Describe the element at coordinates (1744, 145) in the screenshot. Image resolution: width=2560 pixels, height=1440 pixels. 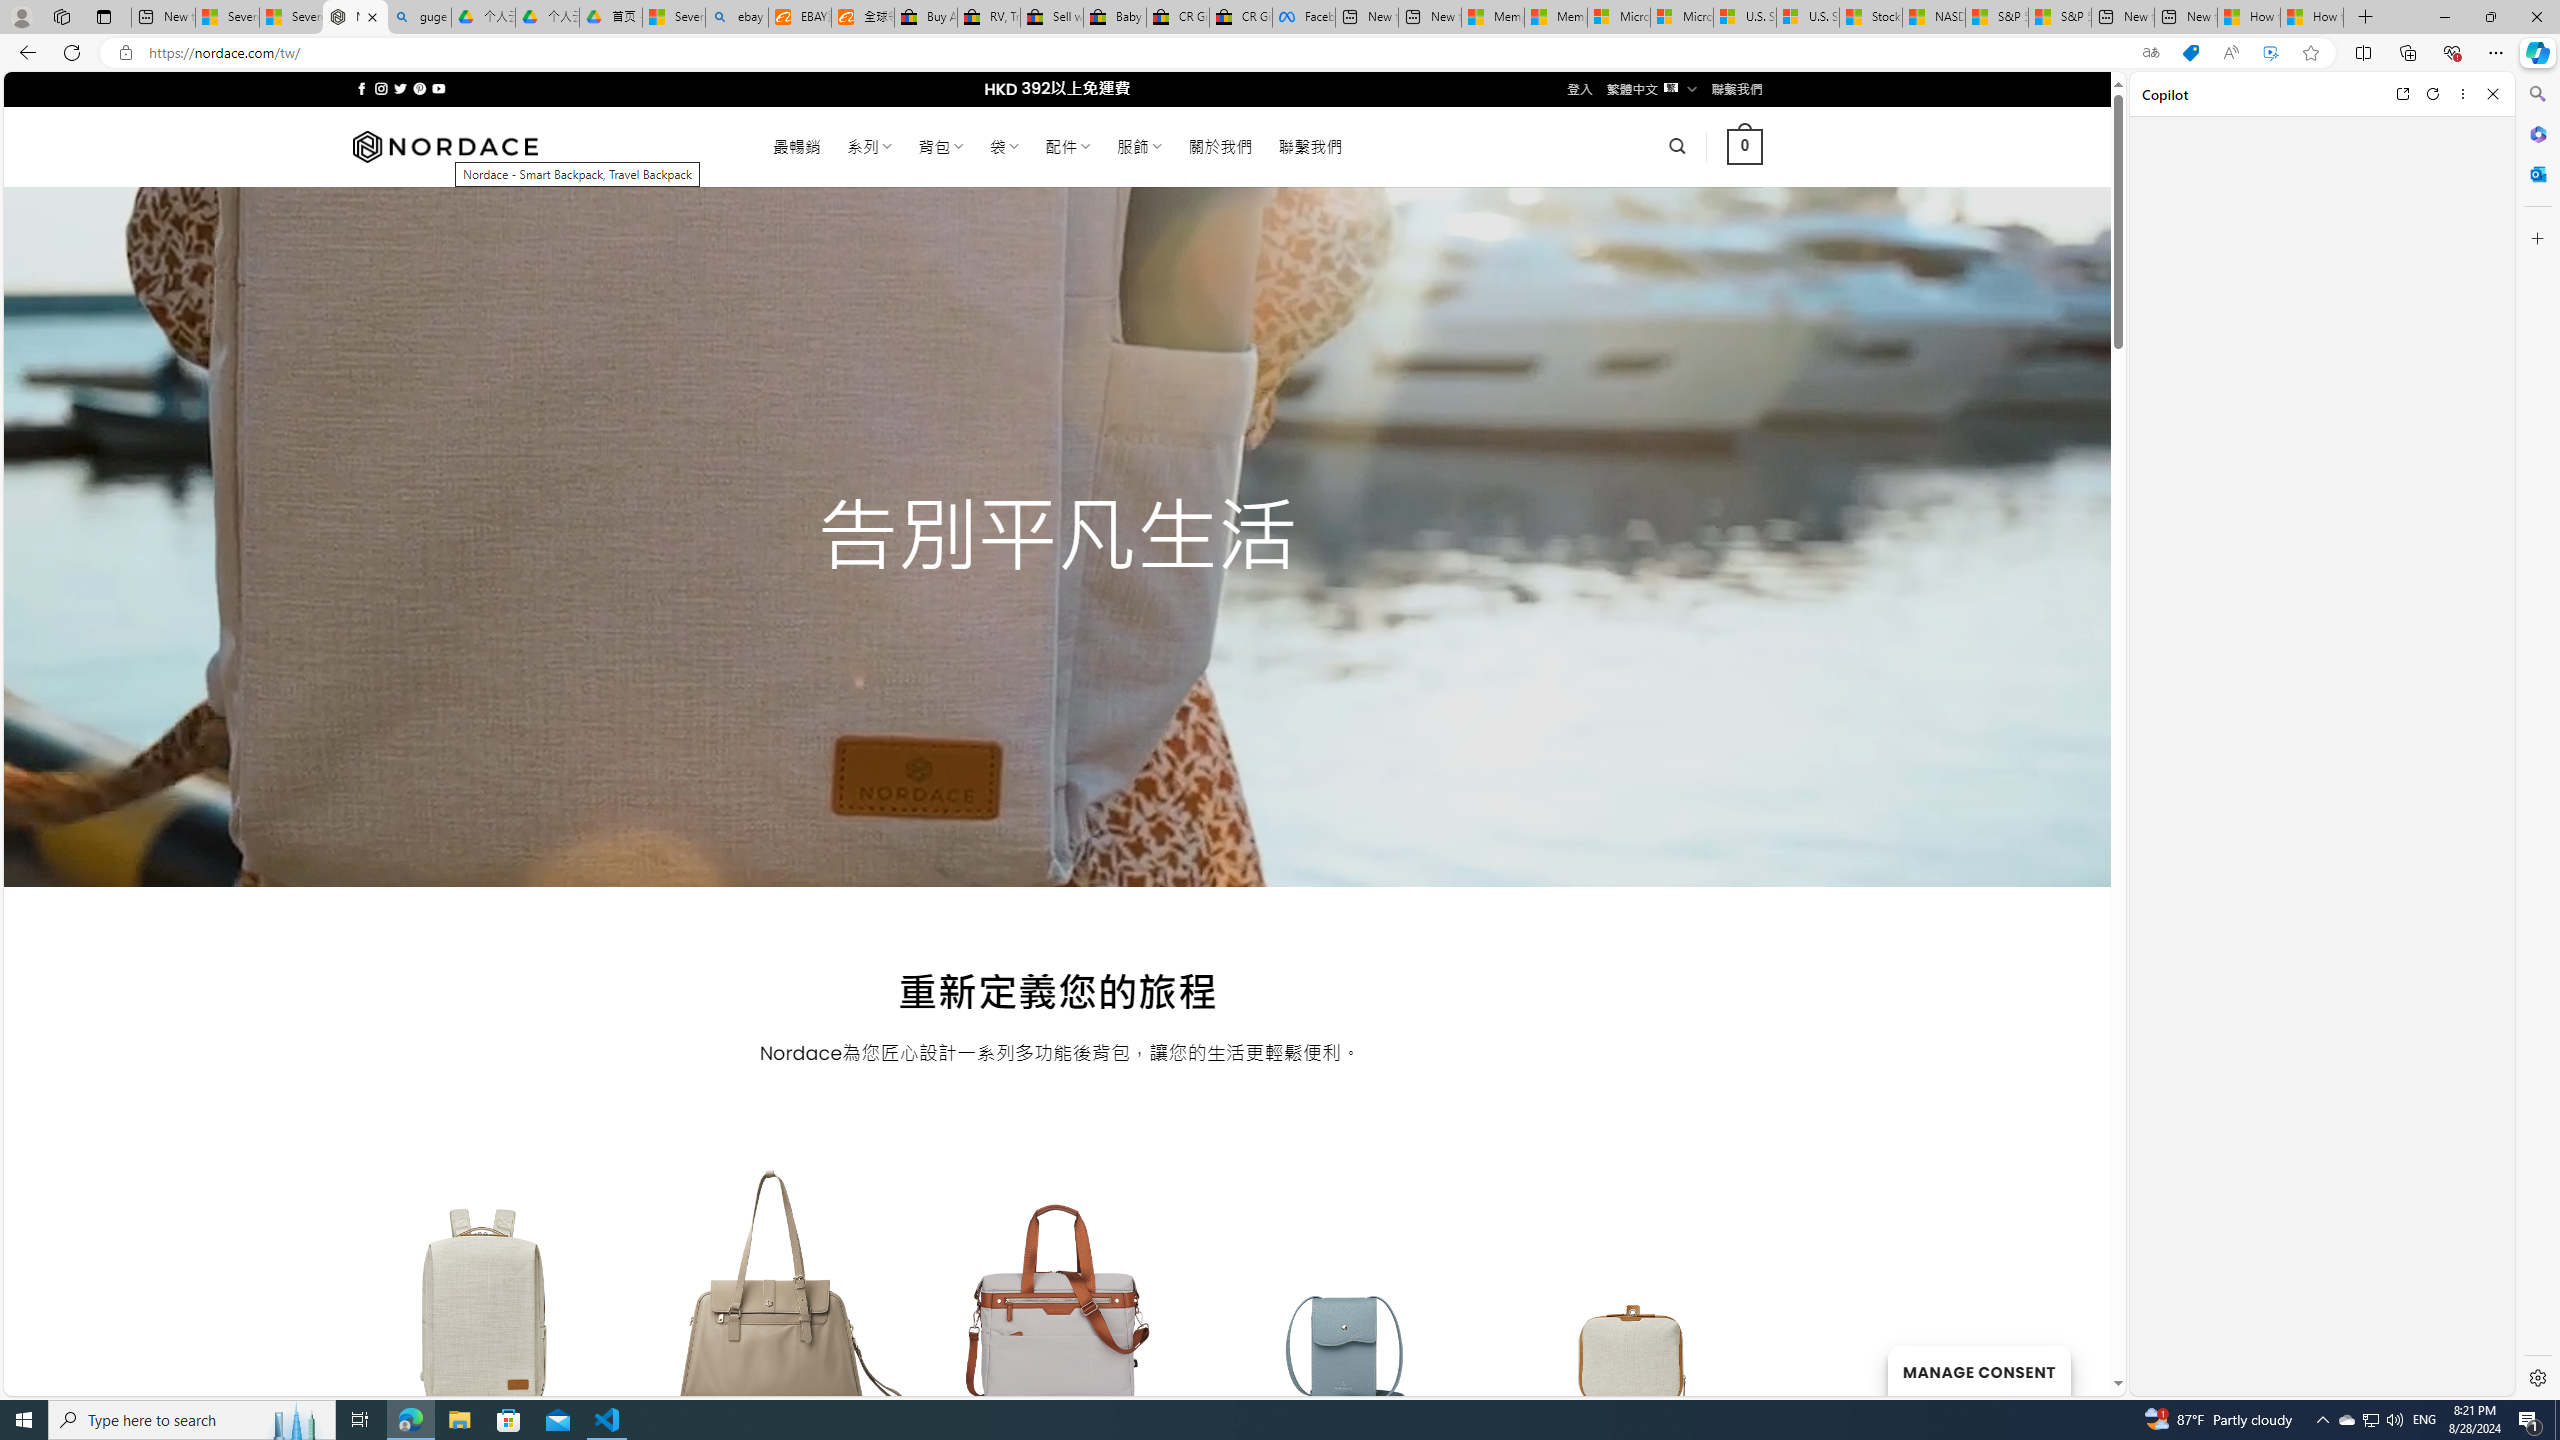
I see `'  0  '` at that location.